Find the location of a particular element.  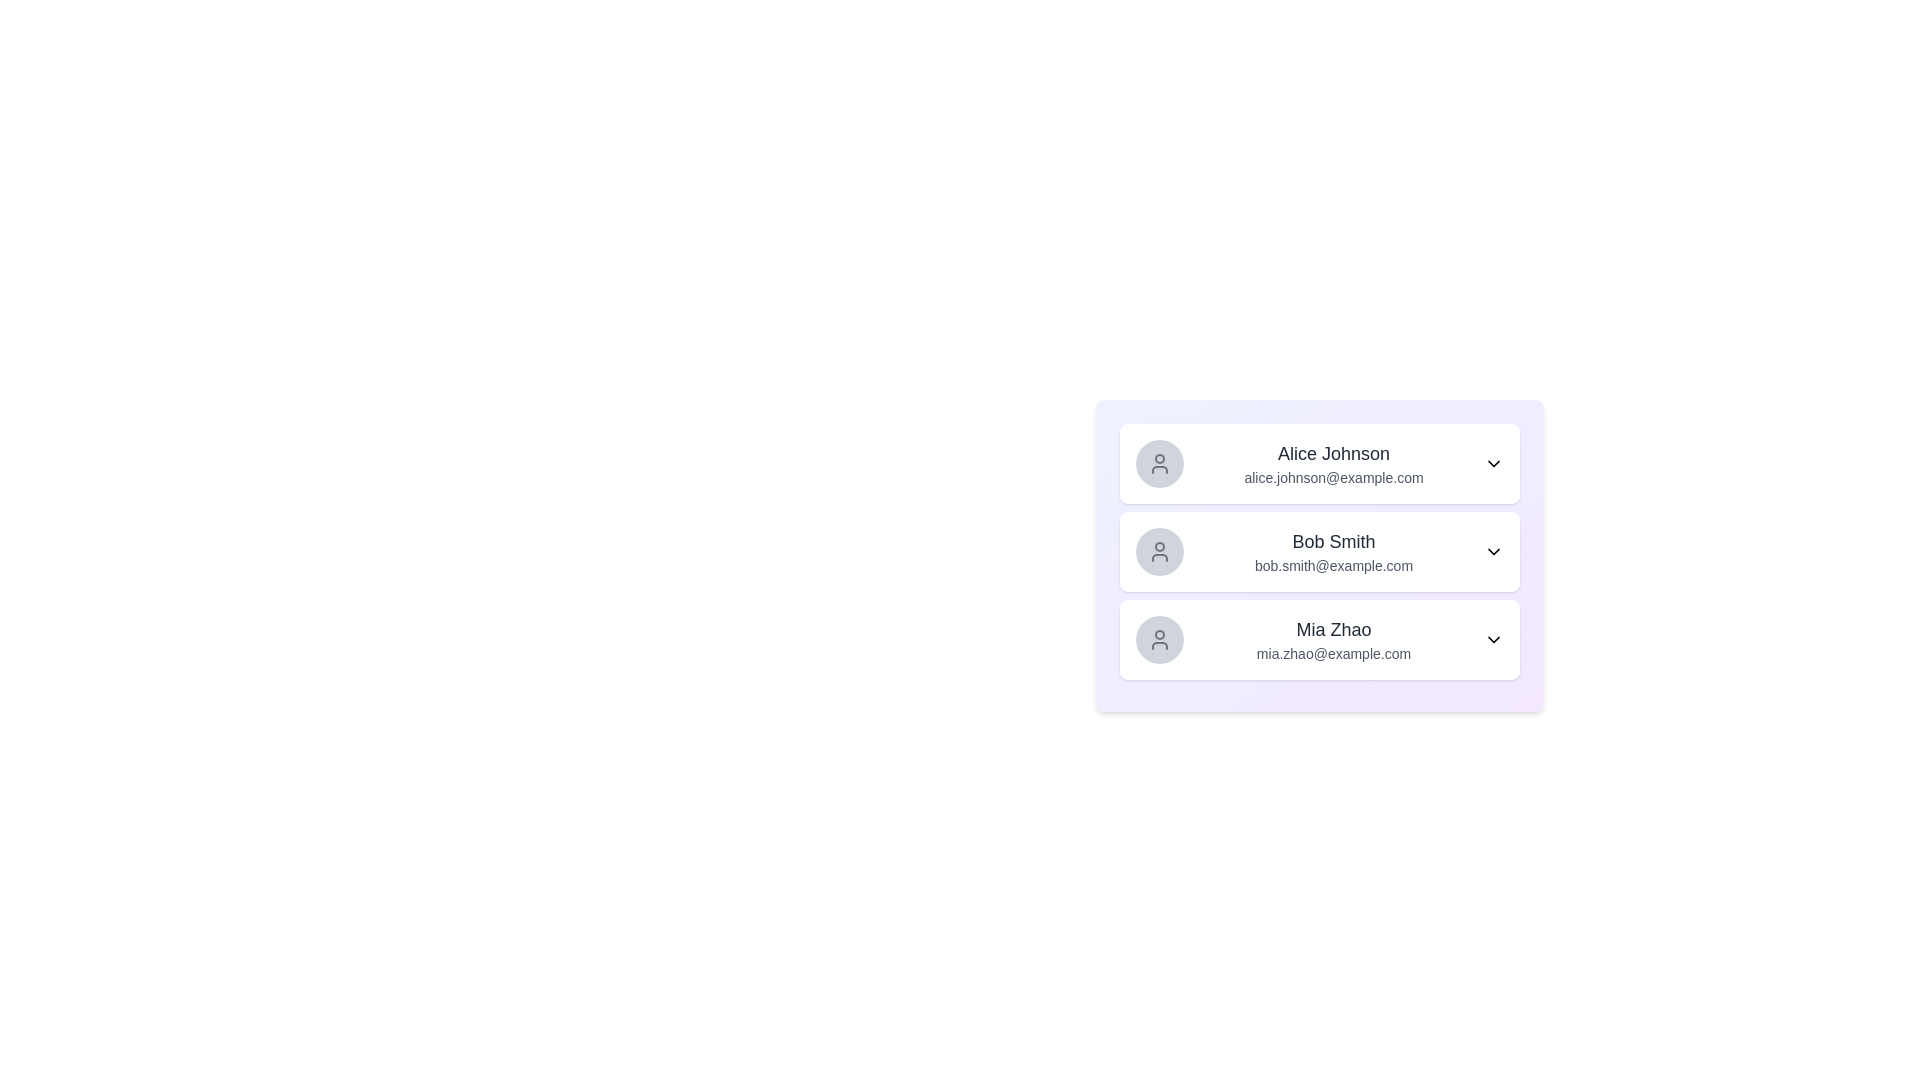

the text element displaying the name 'Mia Zhao' and email 'mia.zhao@example.com' in the third card of the group is located at coordinates (1334, 640).